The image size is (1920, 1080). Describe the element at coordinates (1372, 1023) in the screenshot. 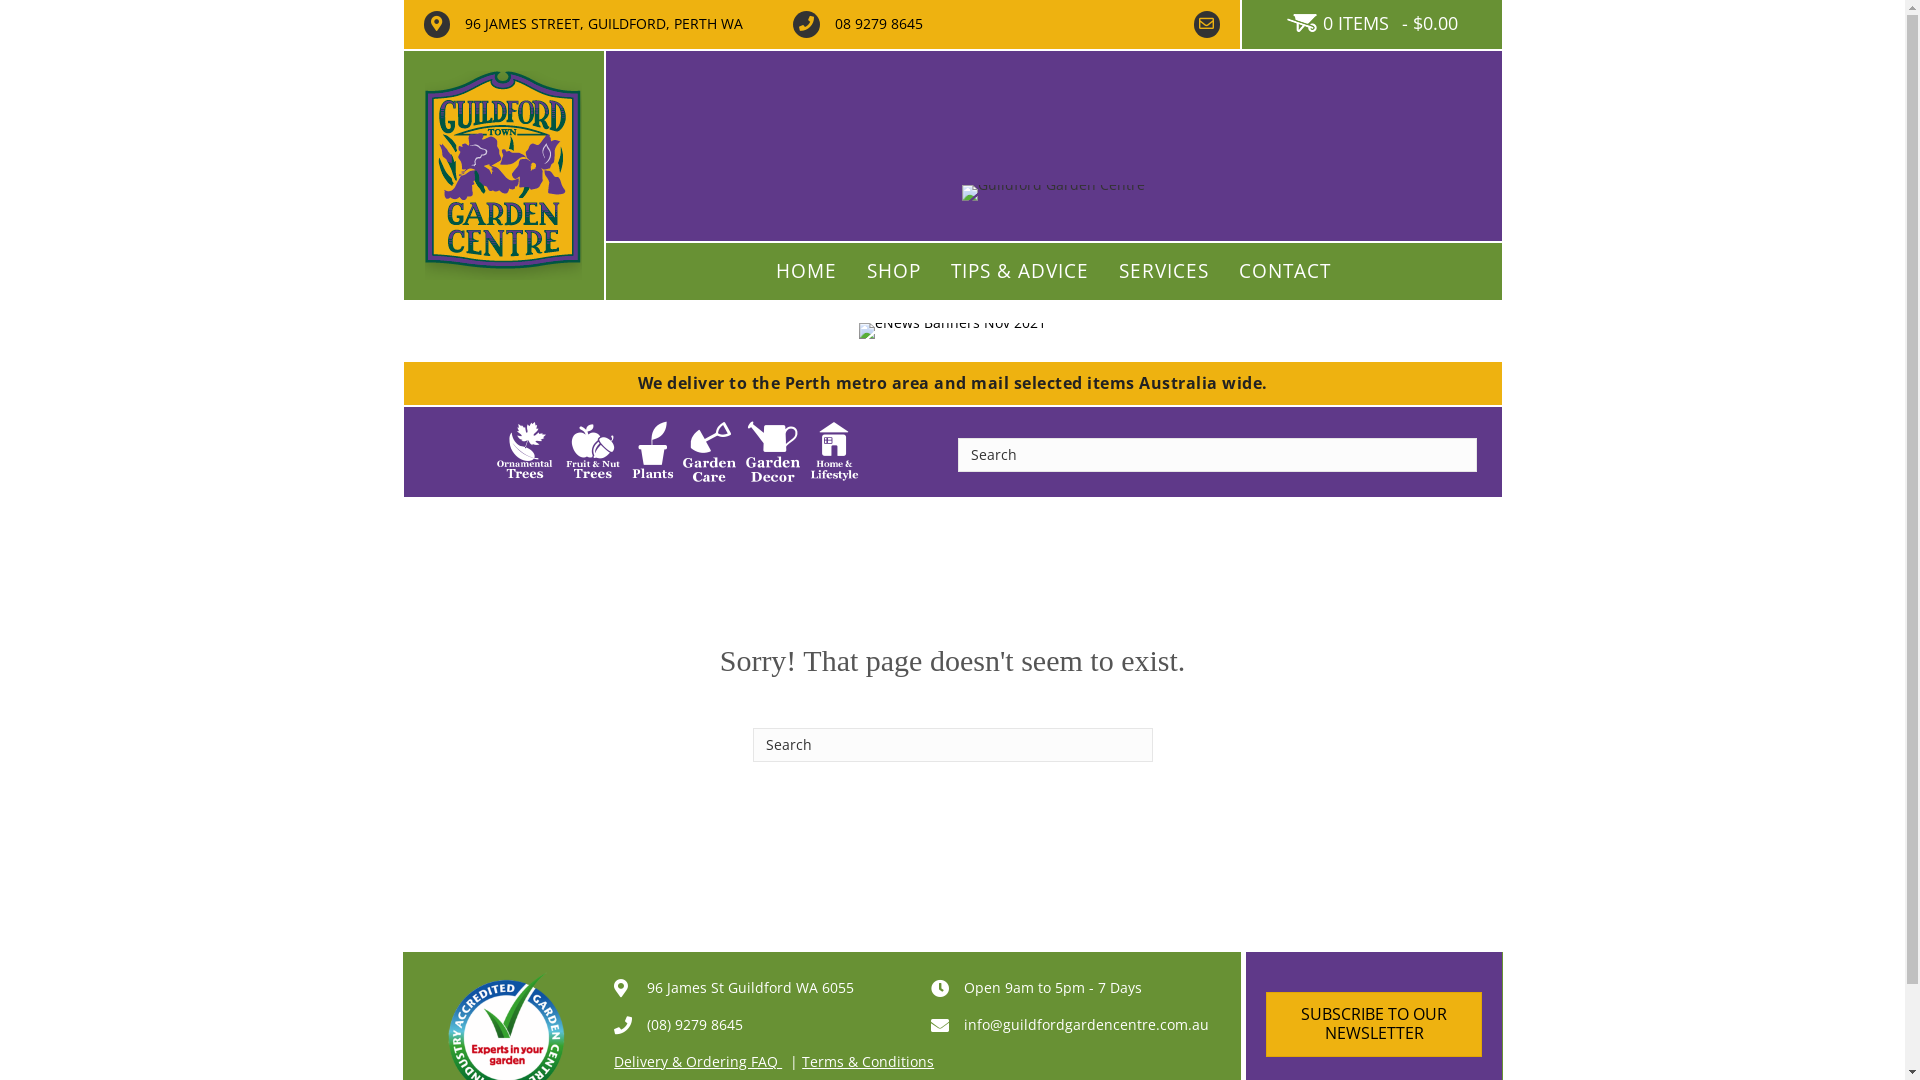

I see `'SUBSCRIBE TO OUR NEWSLETTER'` at that location.